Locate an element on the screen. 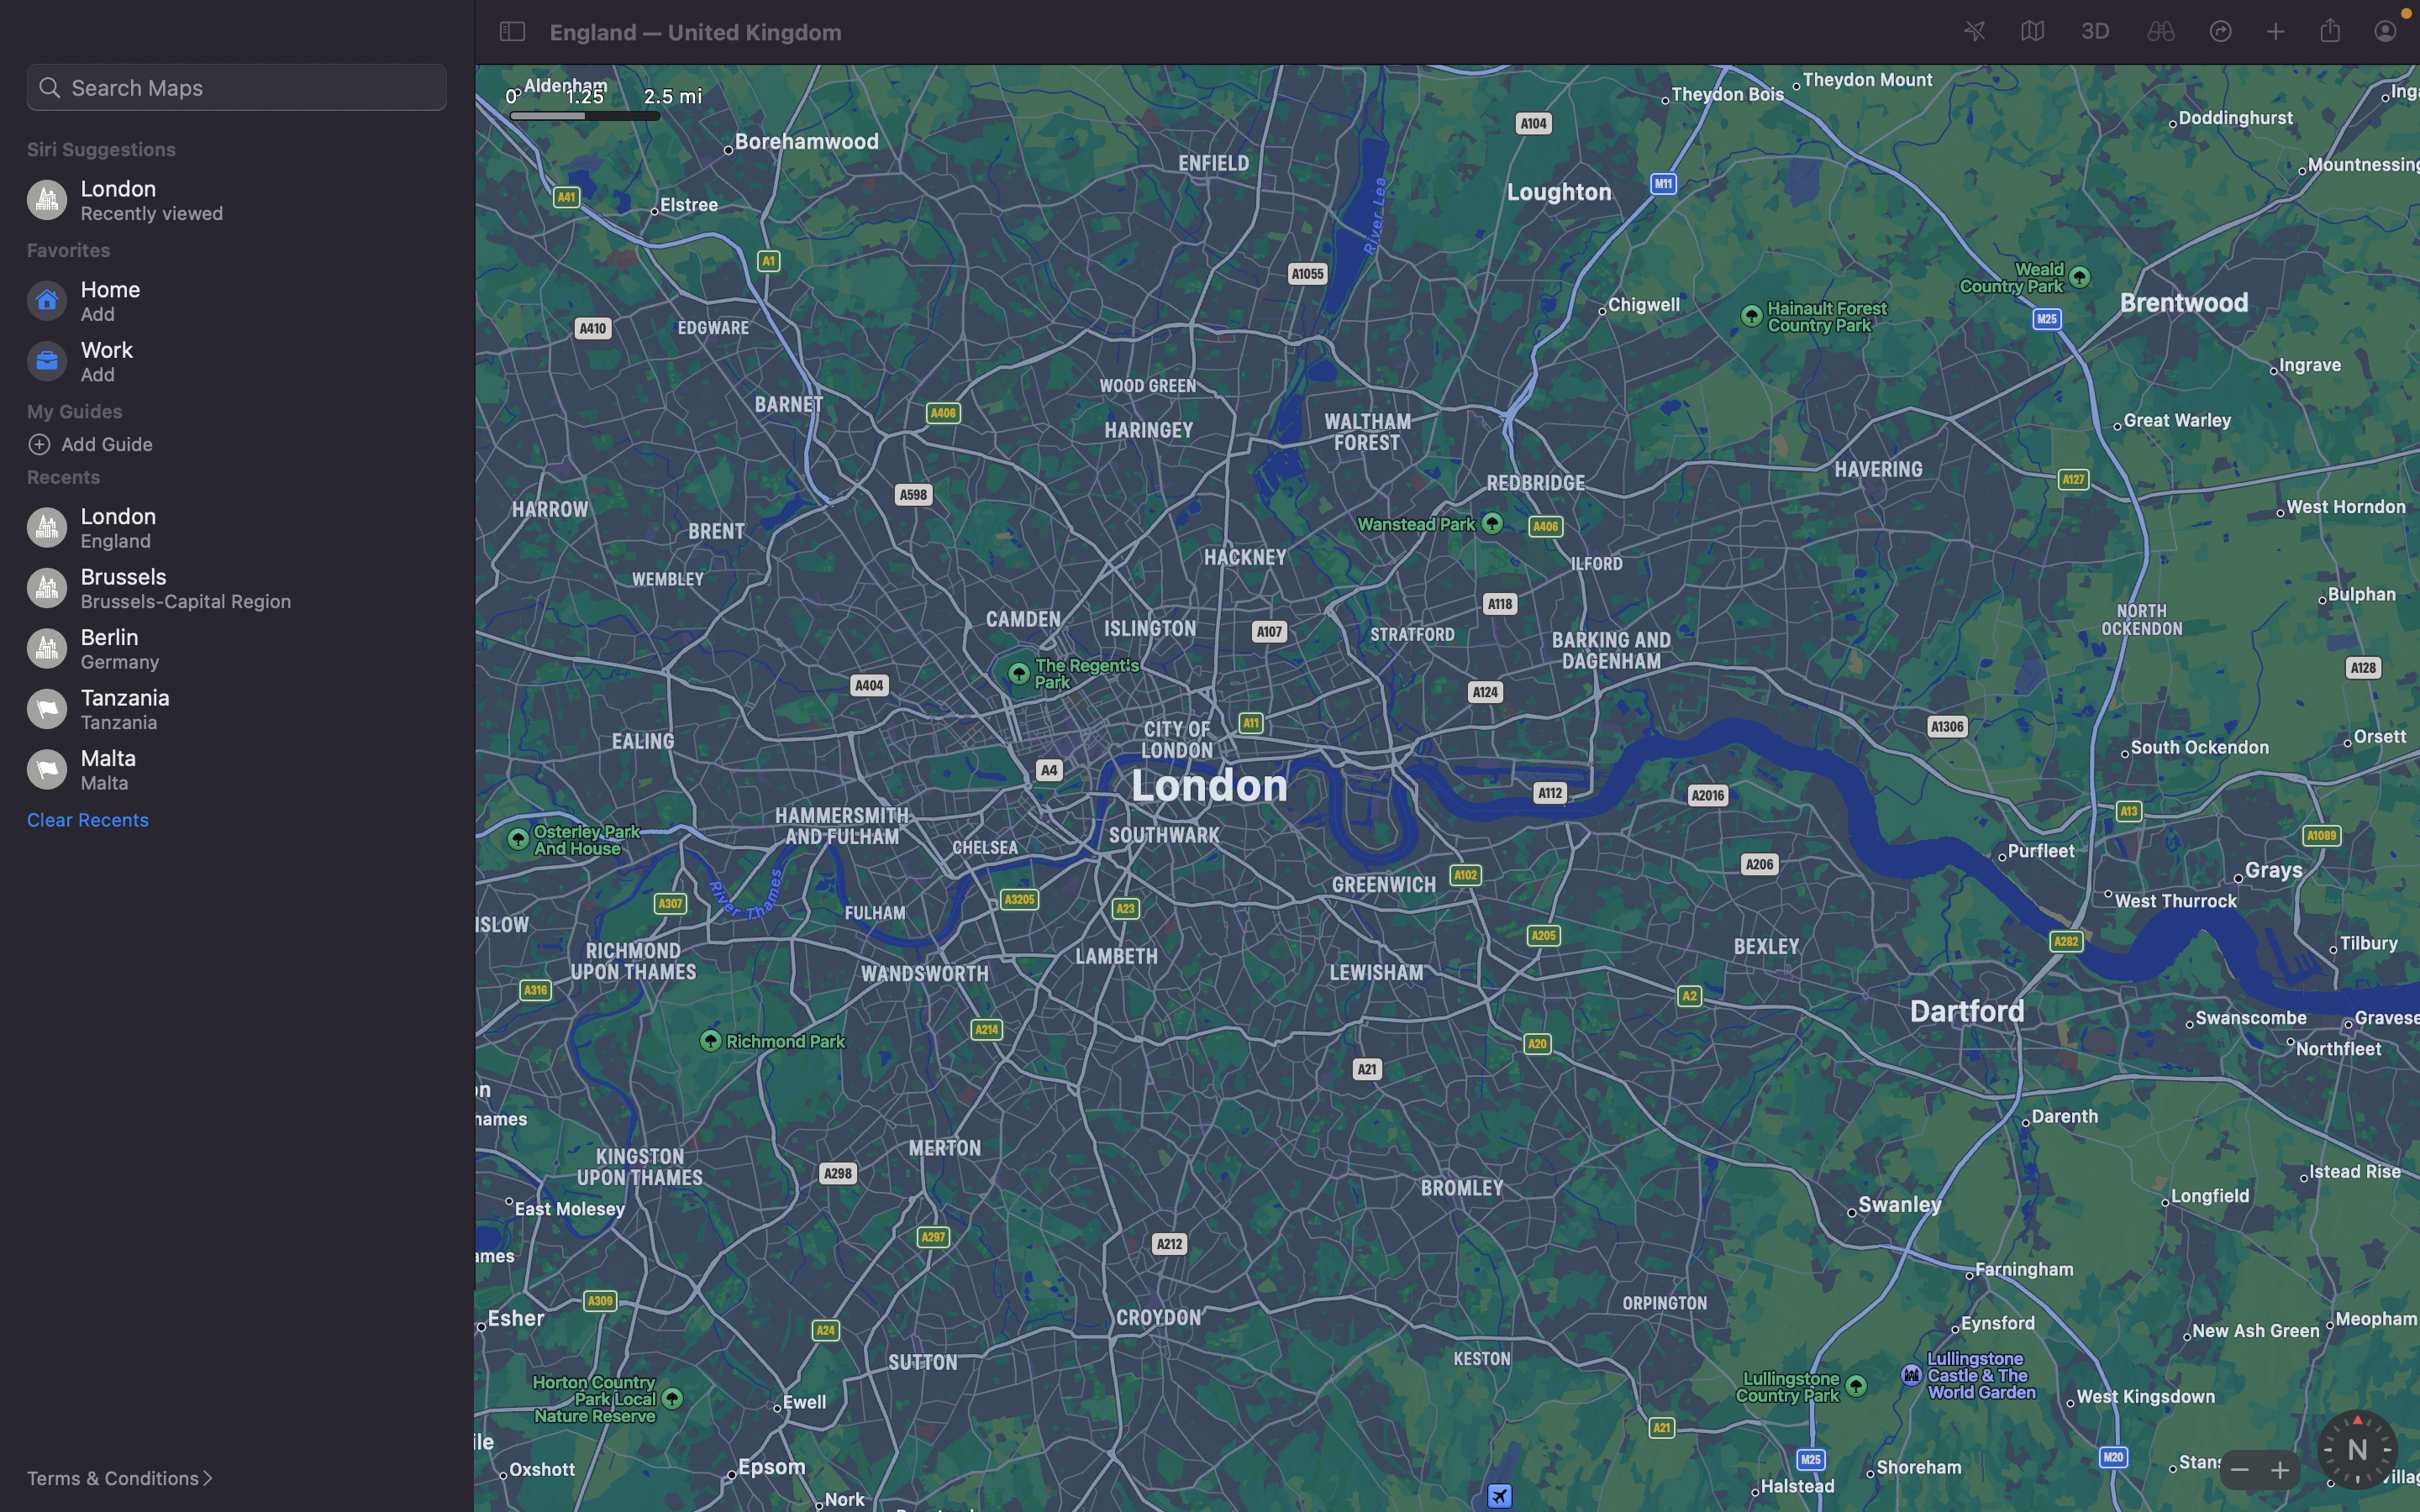 The image size is (2420, 1512). the compass is located at coordinates (2356, 1449).